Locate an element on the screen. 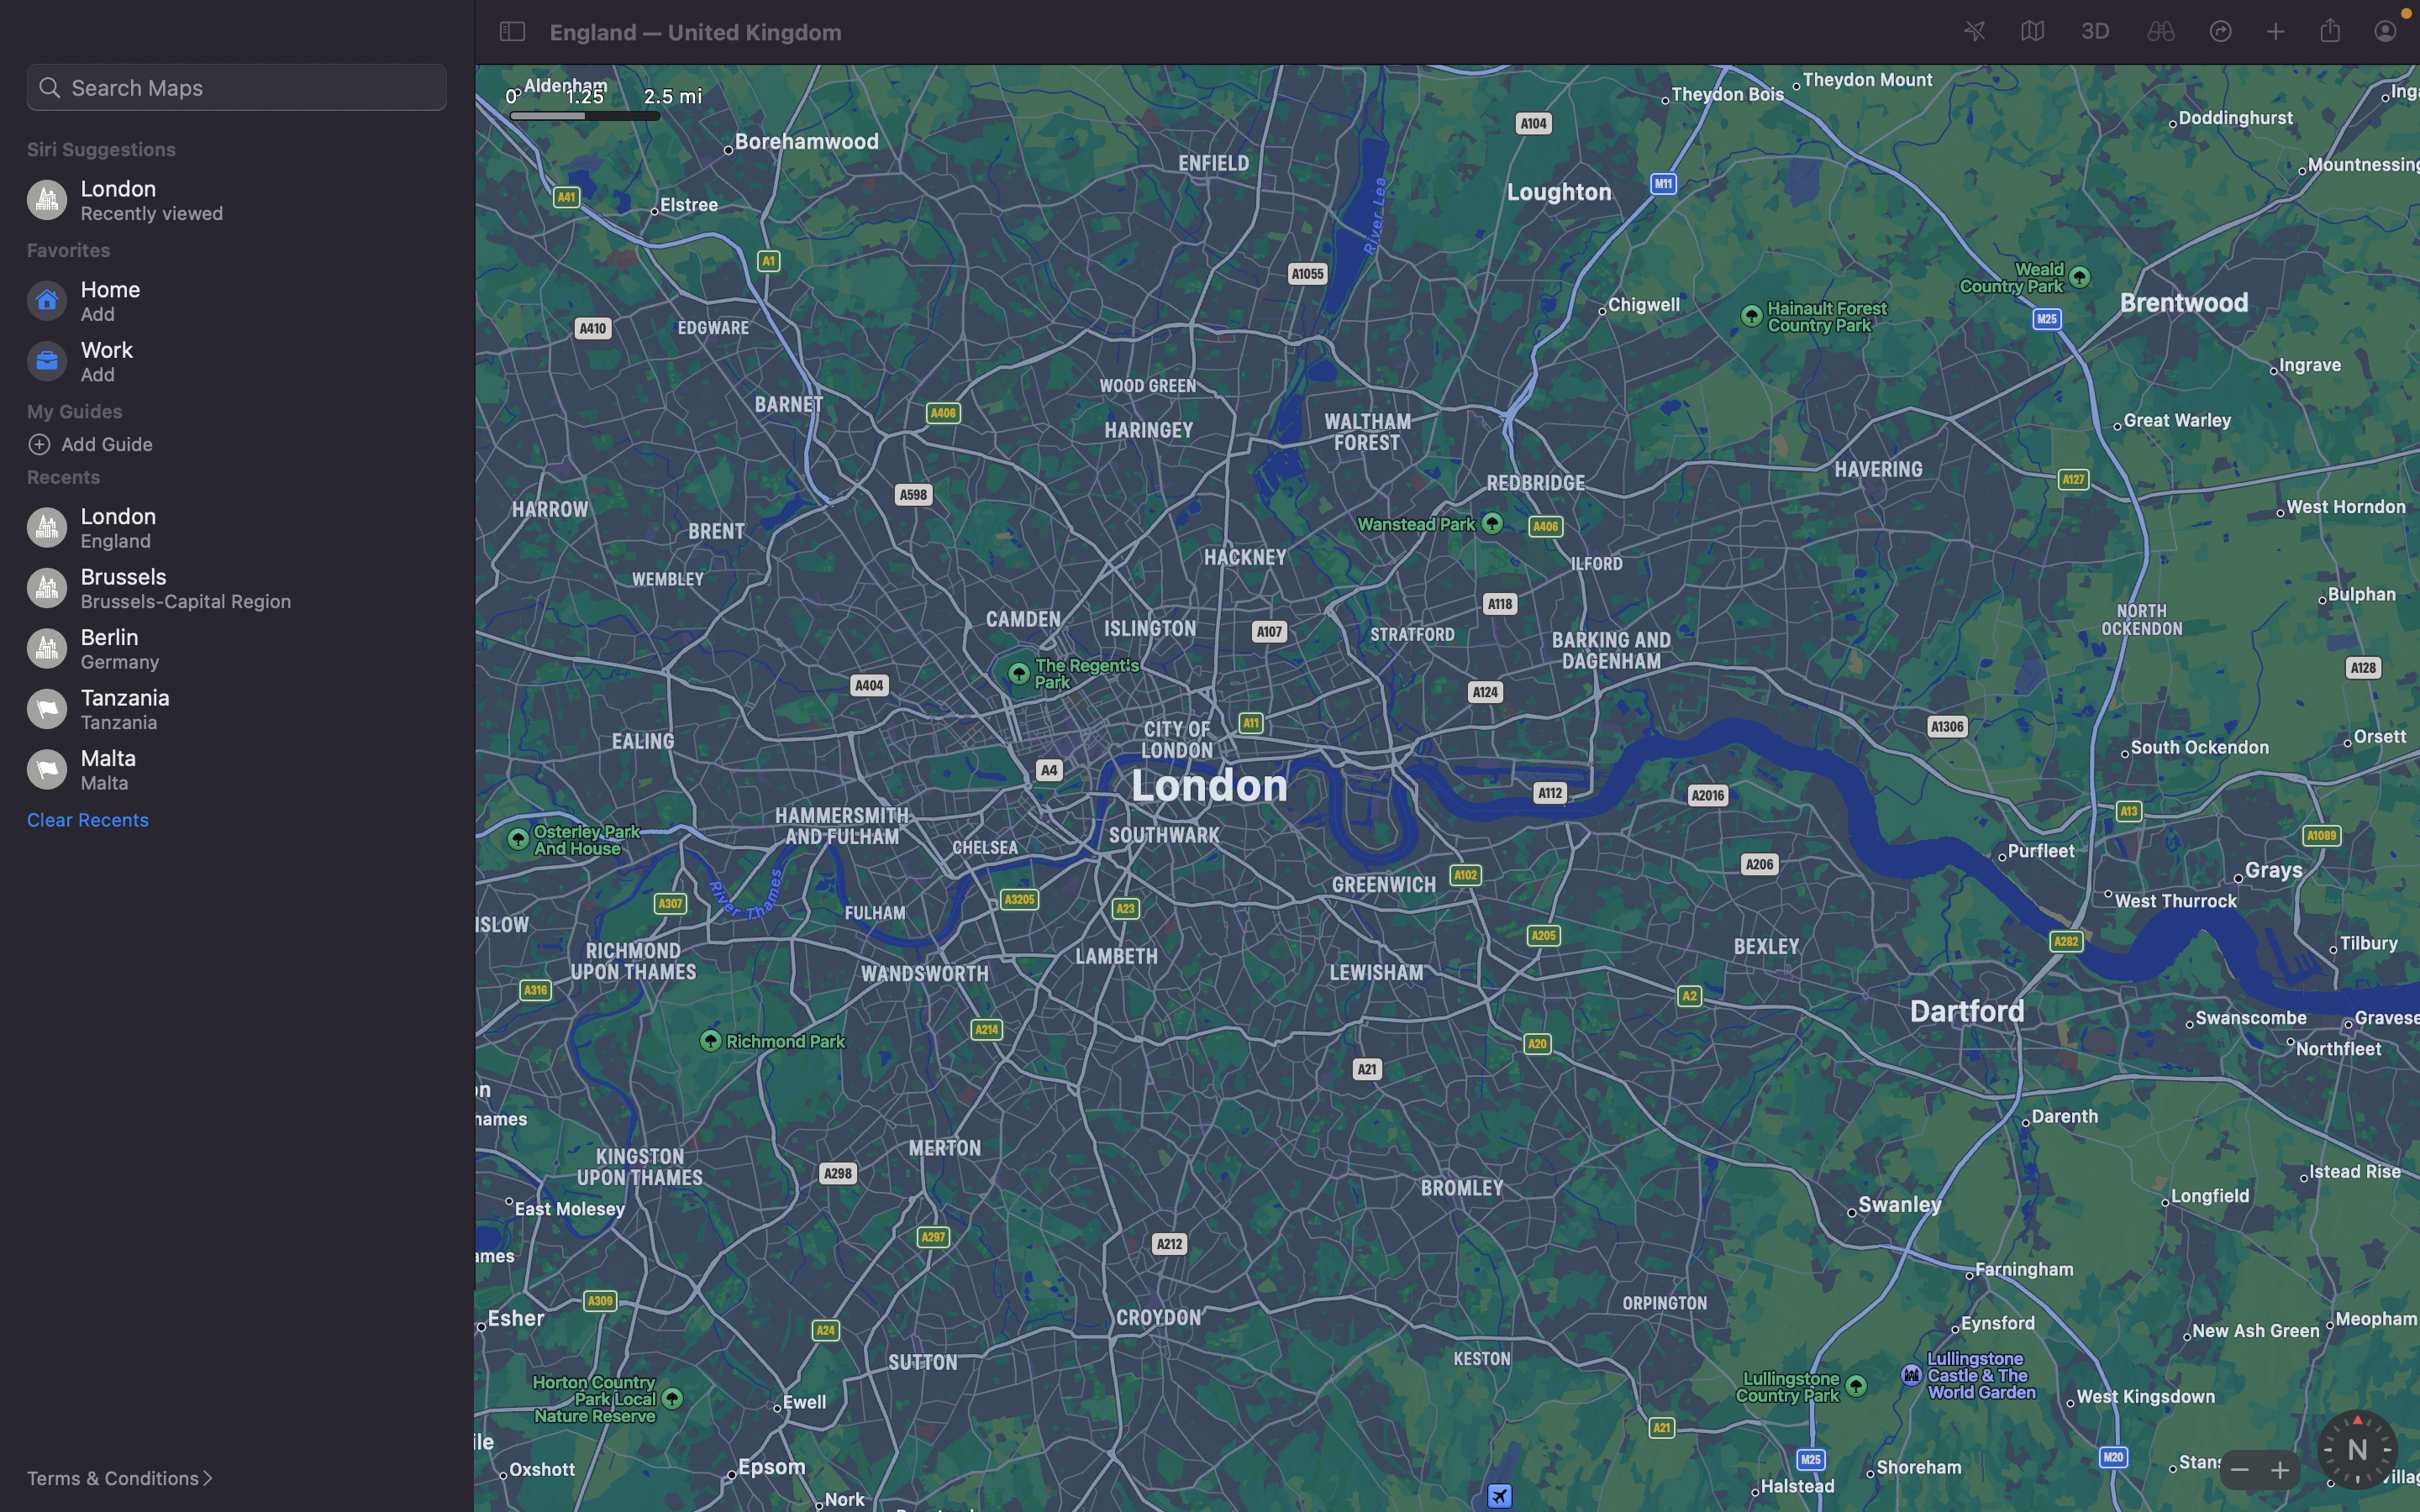 The image size is (2420, 1512). the compass is located at coordinates (2356, 1449).